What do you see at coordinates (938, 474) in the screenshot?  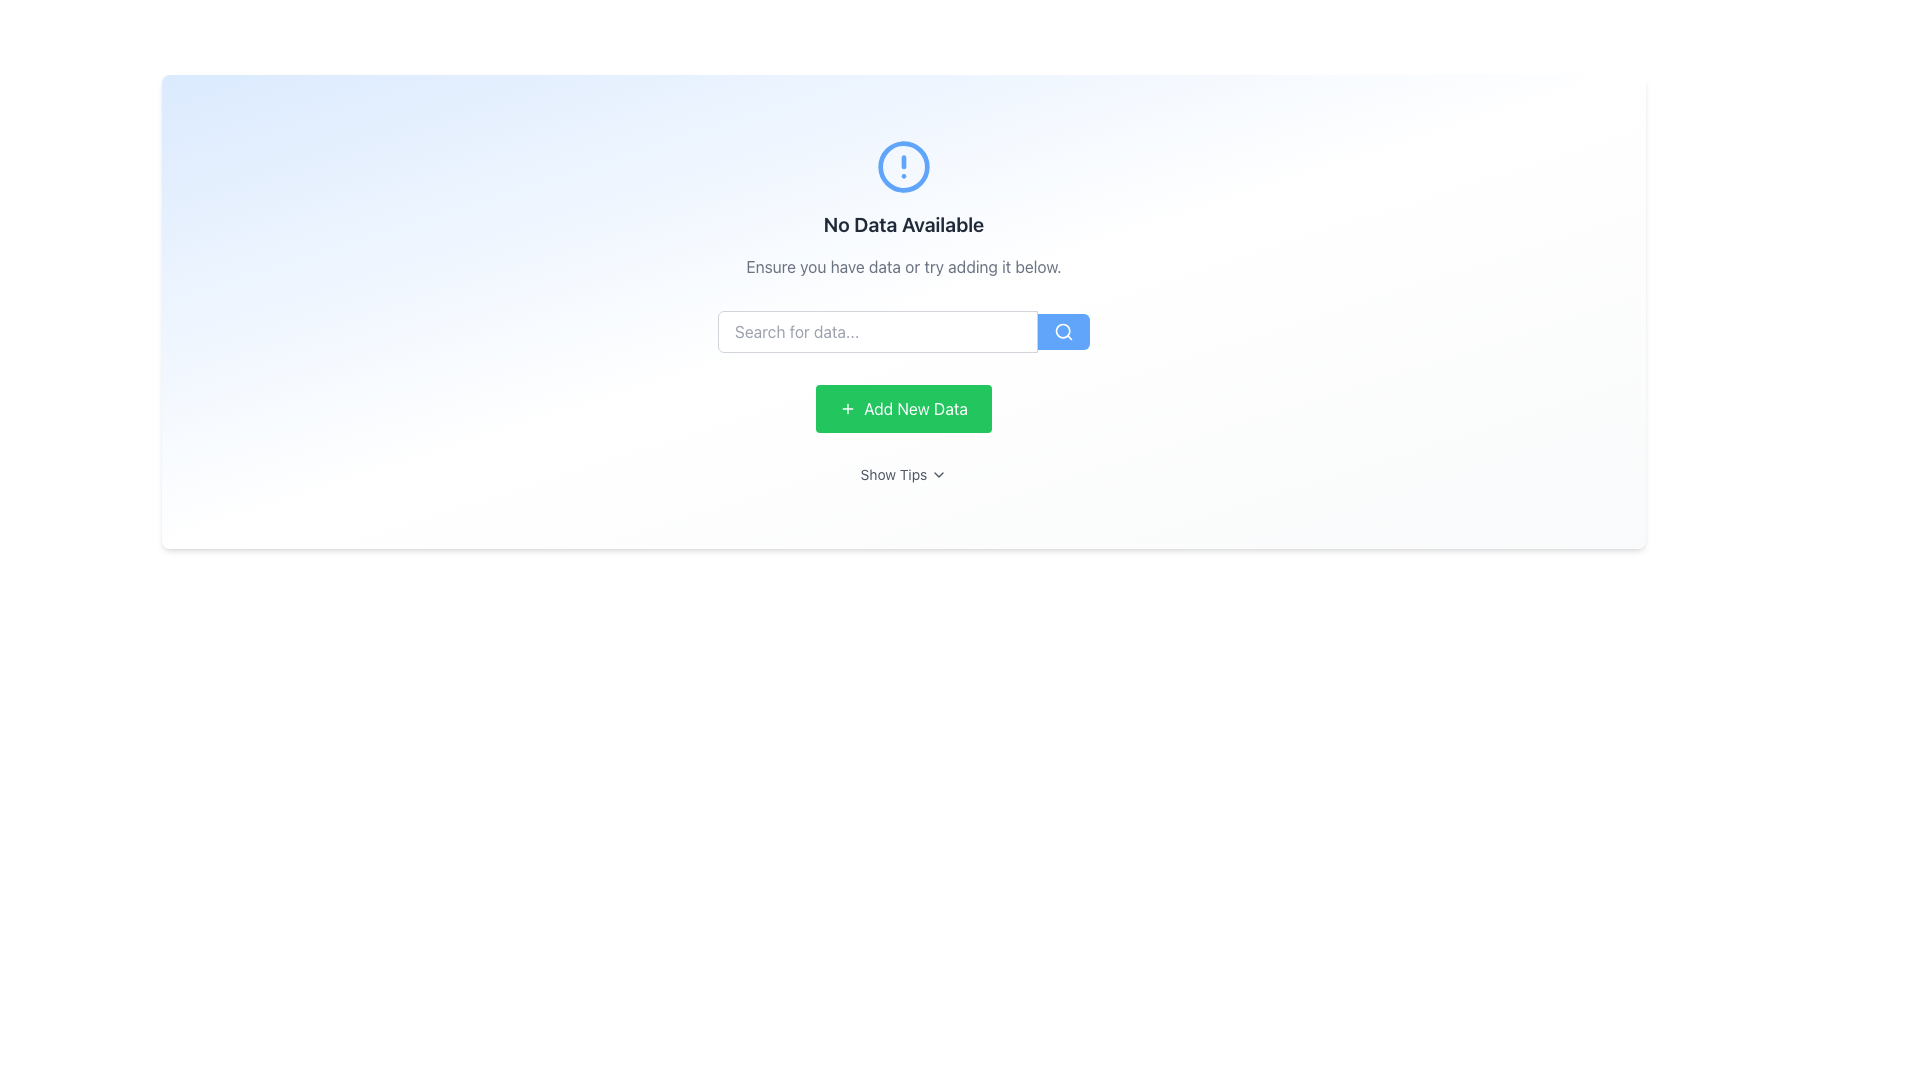 I see `the small chevron-down icon located to the right of the 'Show Tips' text at the bottom of the interface` at bounding box center [938, 474].